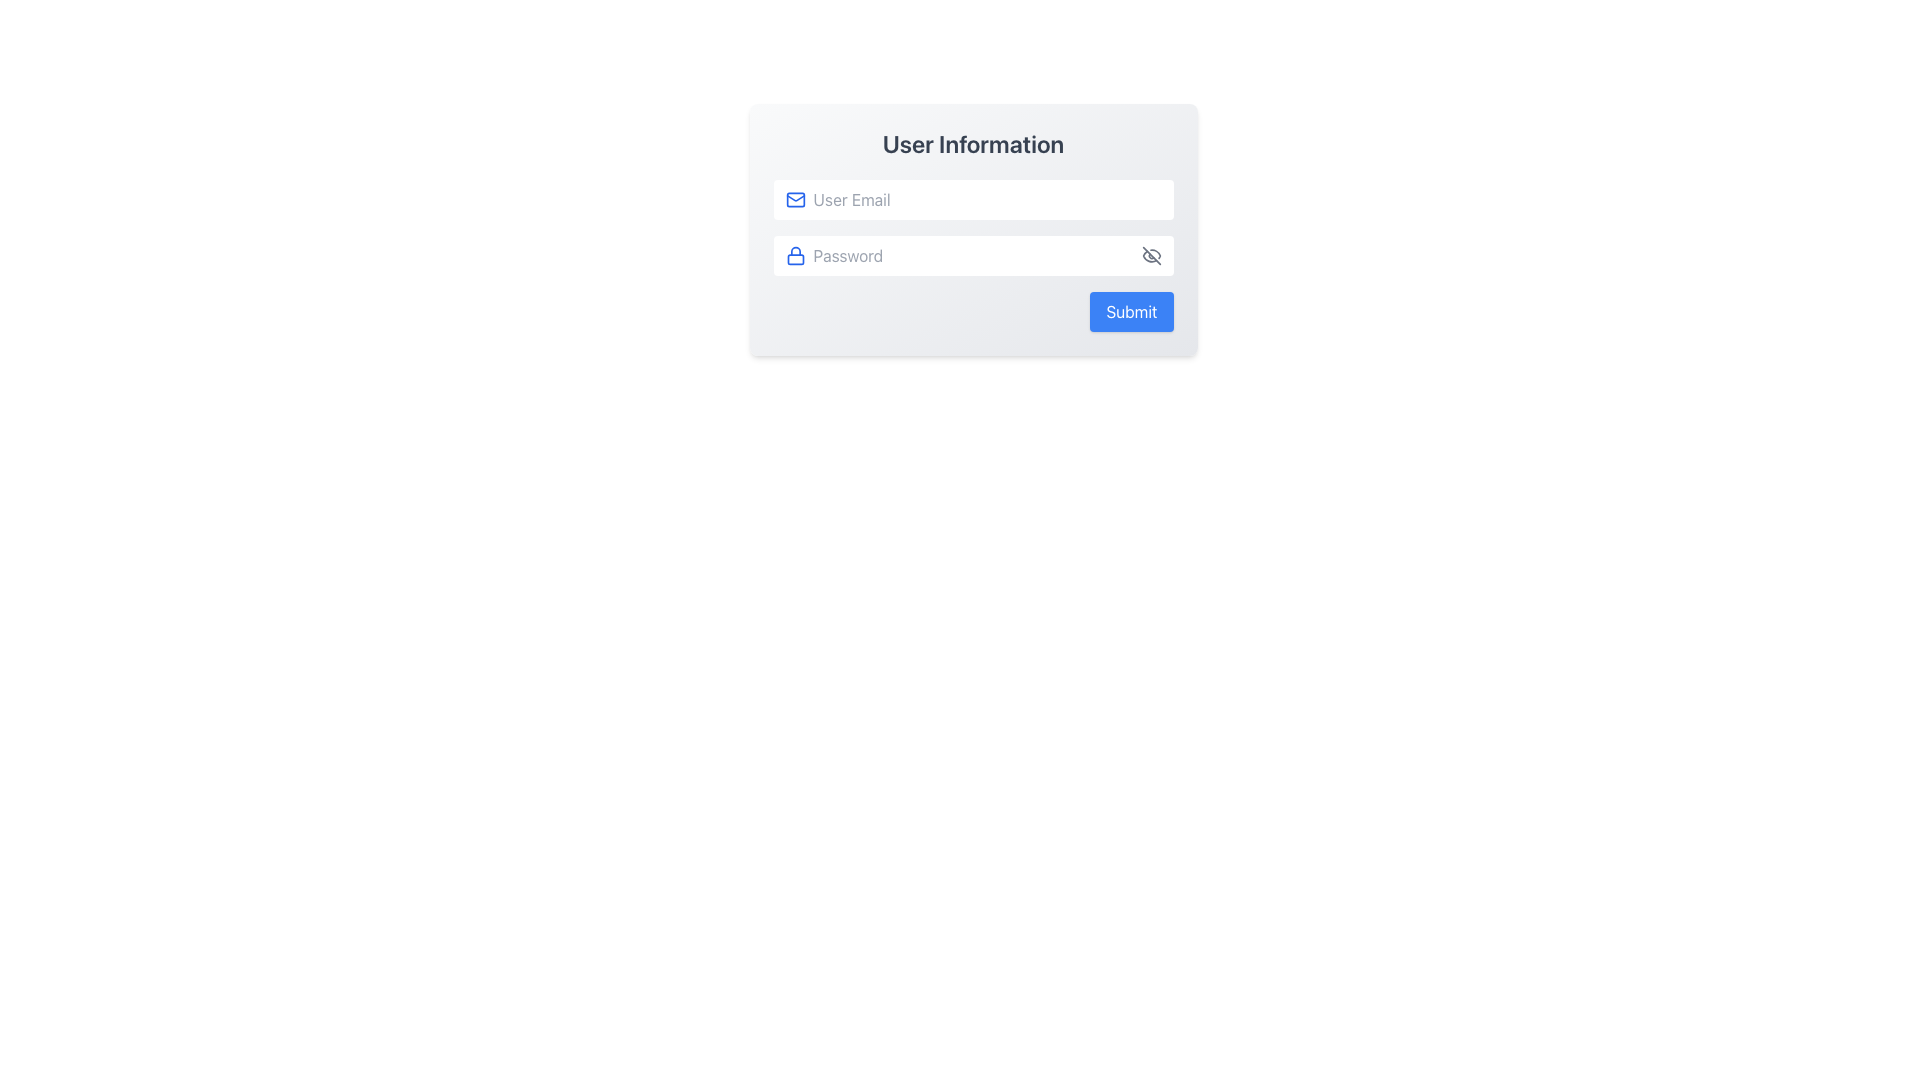 This screenshot has height=1080, width=1920. What do you see at coordinates (794, 200) in the screenshot?
I see `the envelope icon, which is a rectangular icon with rounded corners located to the left of the User Email input field` at bounding box center [794, 200].